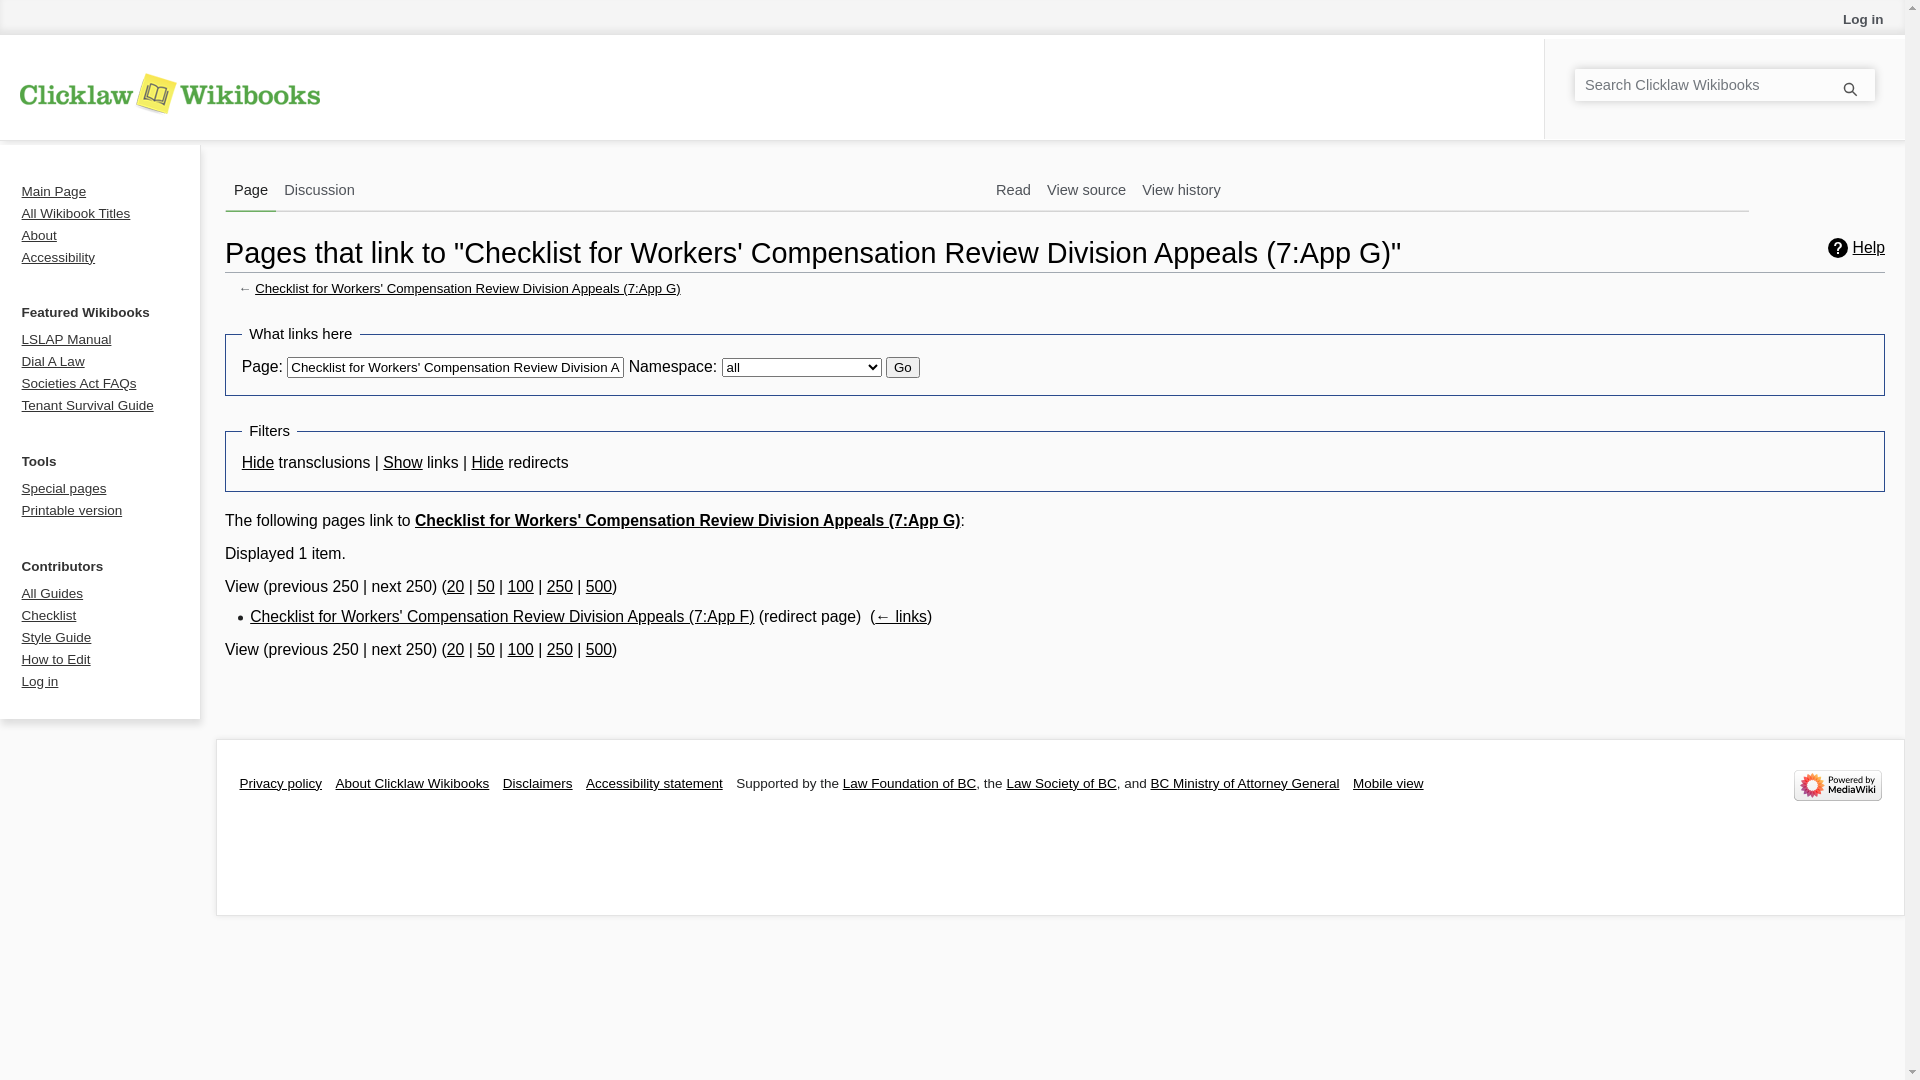 This screenshot has width=1920, height=1080. What do you see at coordinates (1848, 87) in the screenshot?
I see `'Go to a page with this exact name if it exists'` at bounding box center [1848, 87].